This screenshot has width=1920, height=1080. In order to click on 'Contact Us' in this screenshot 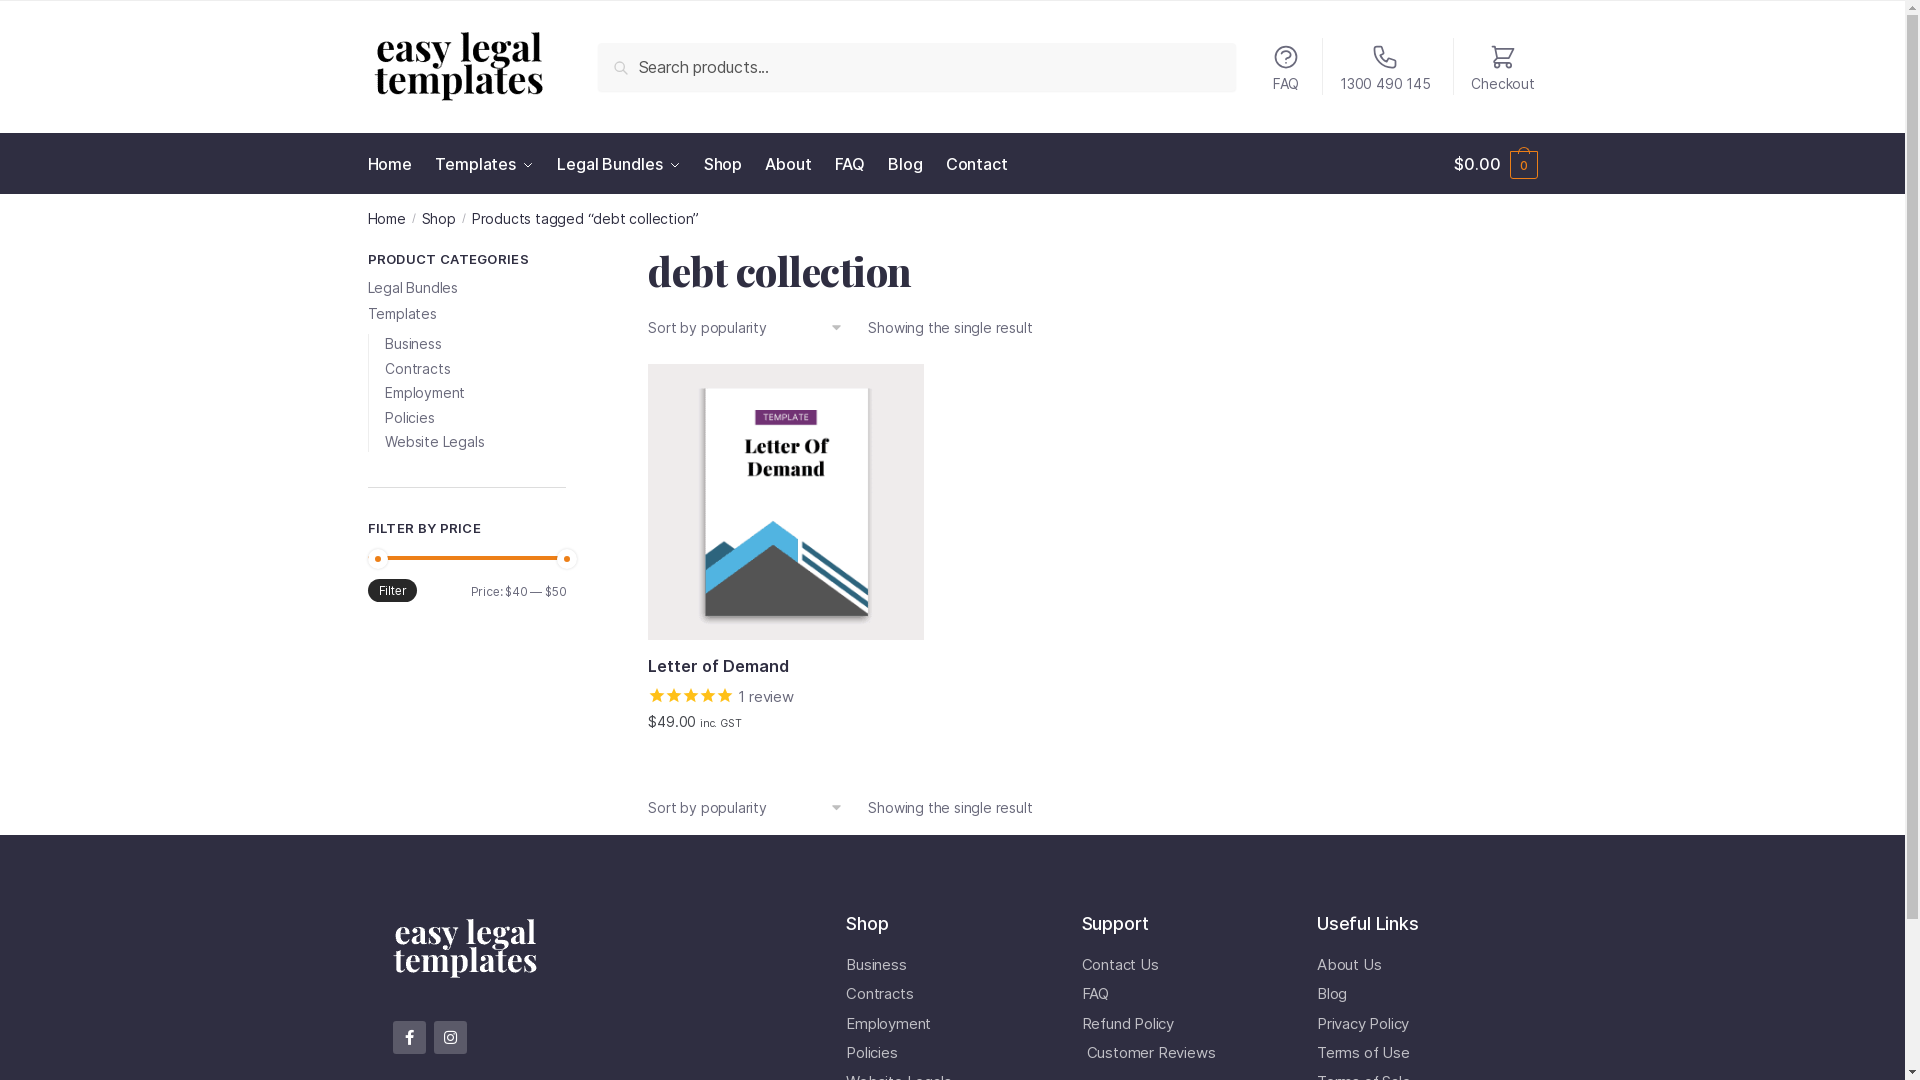, I will do `click(1080, 963)`.